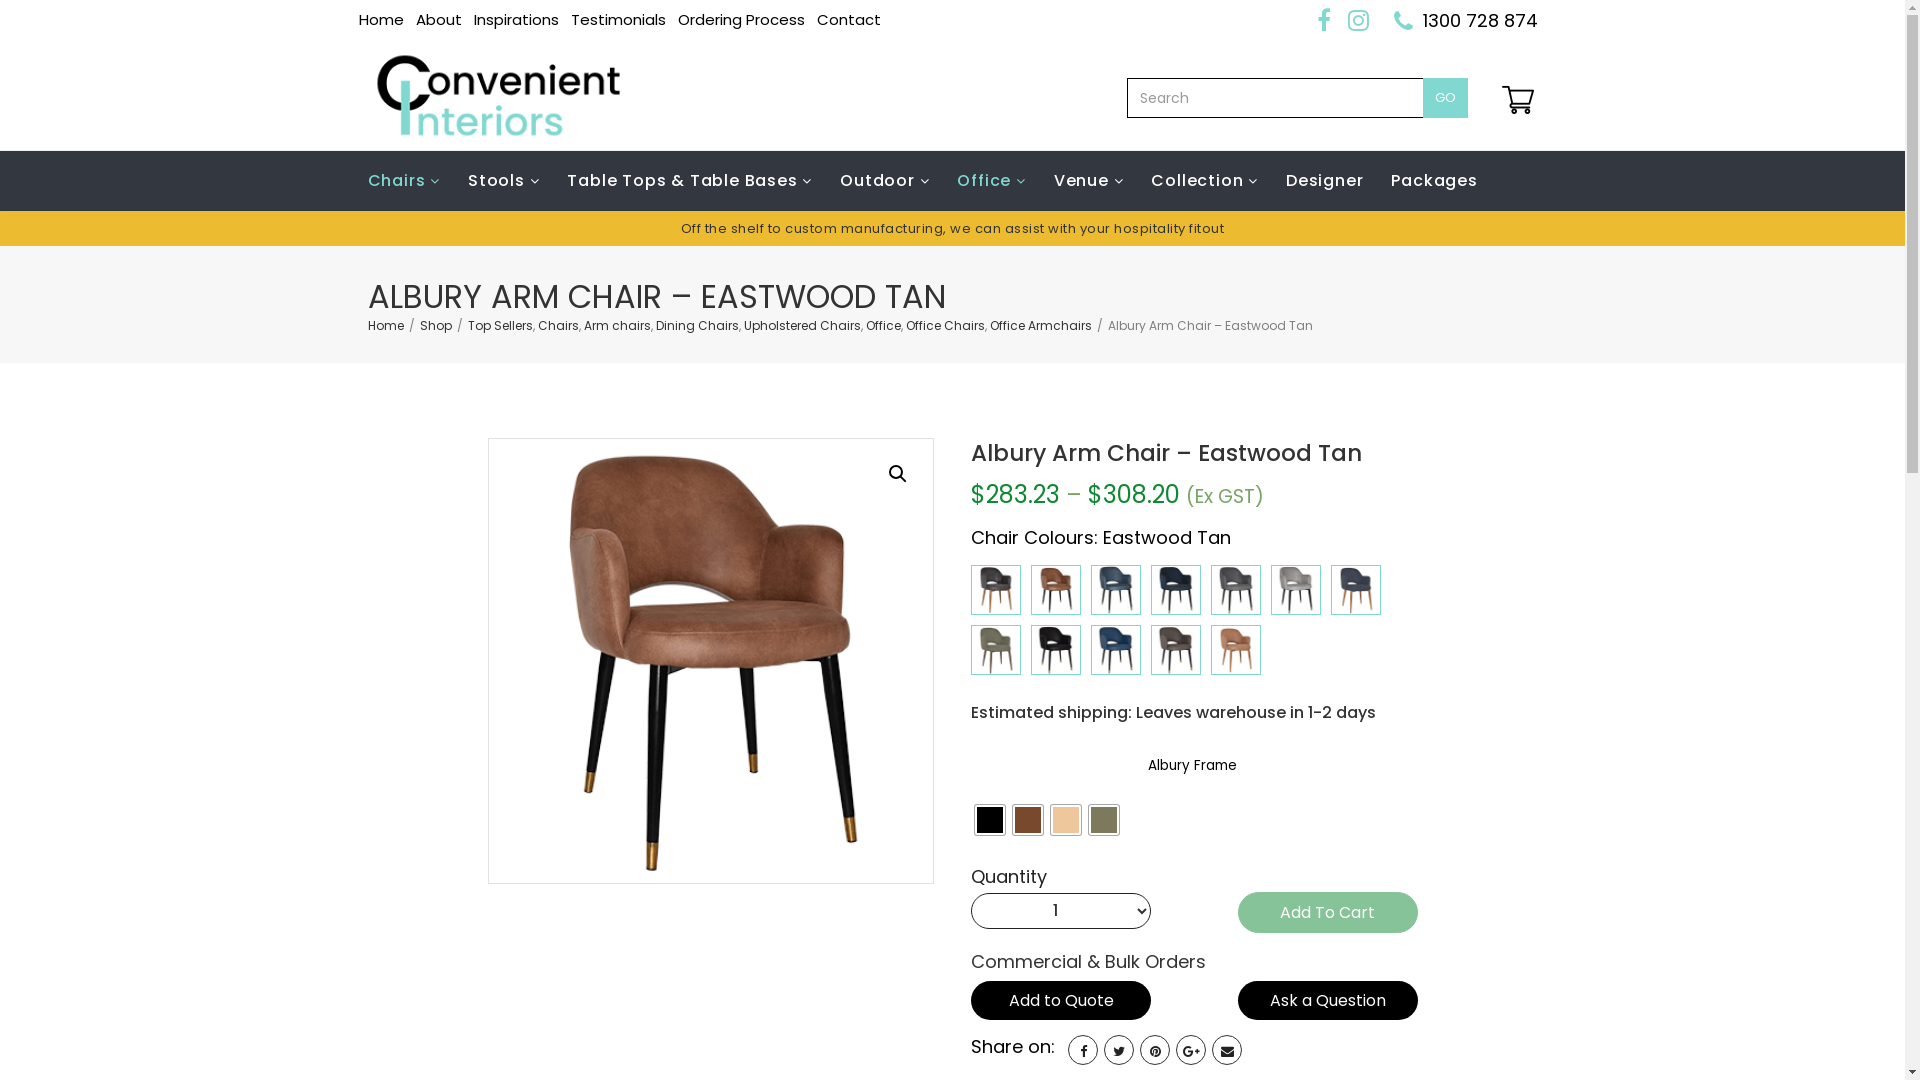 This screenshot has height=1080, width=1920. What do you see at coordinates (1151, 589) in the screenshot?
I see `'Albury Arm Chair - Gravity Navy'` at bounding box center [1151, 589].